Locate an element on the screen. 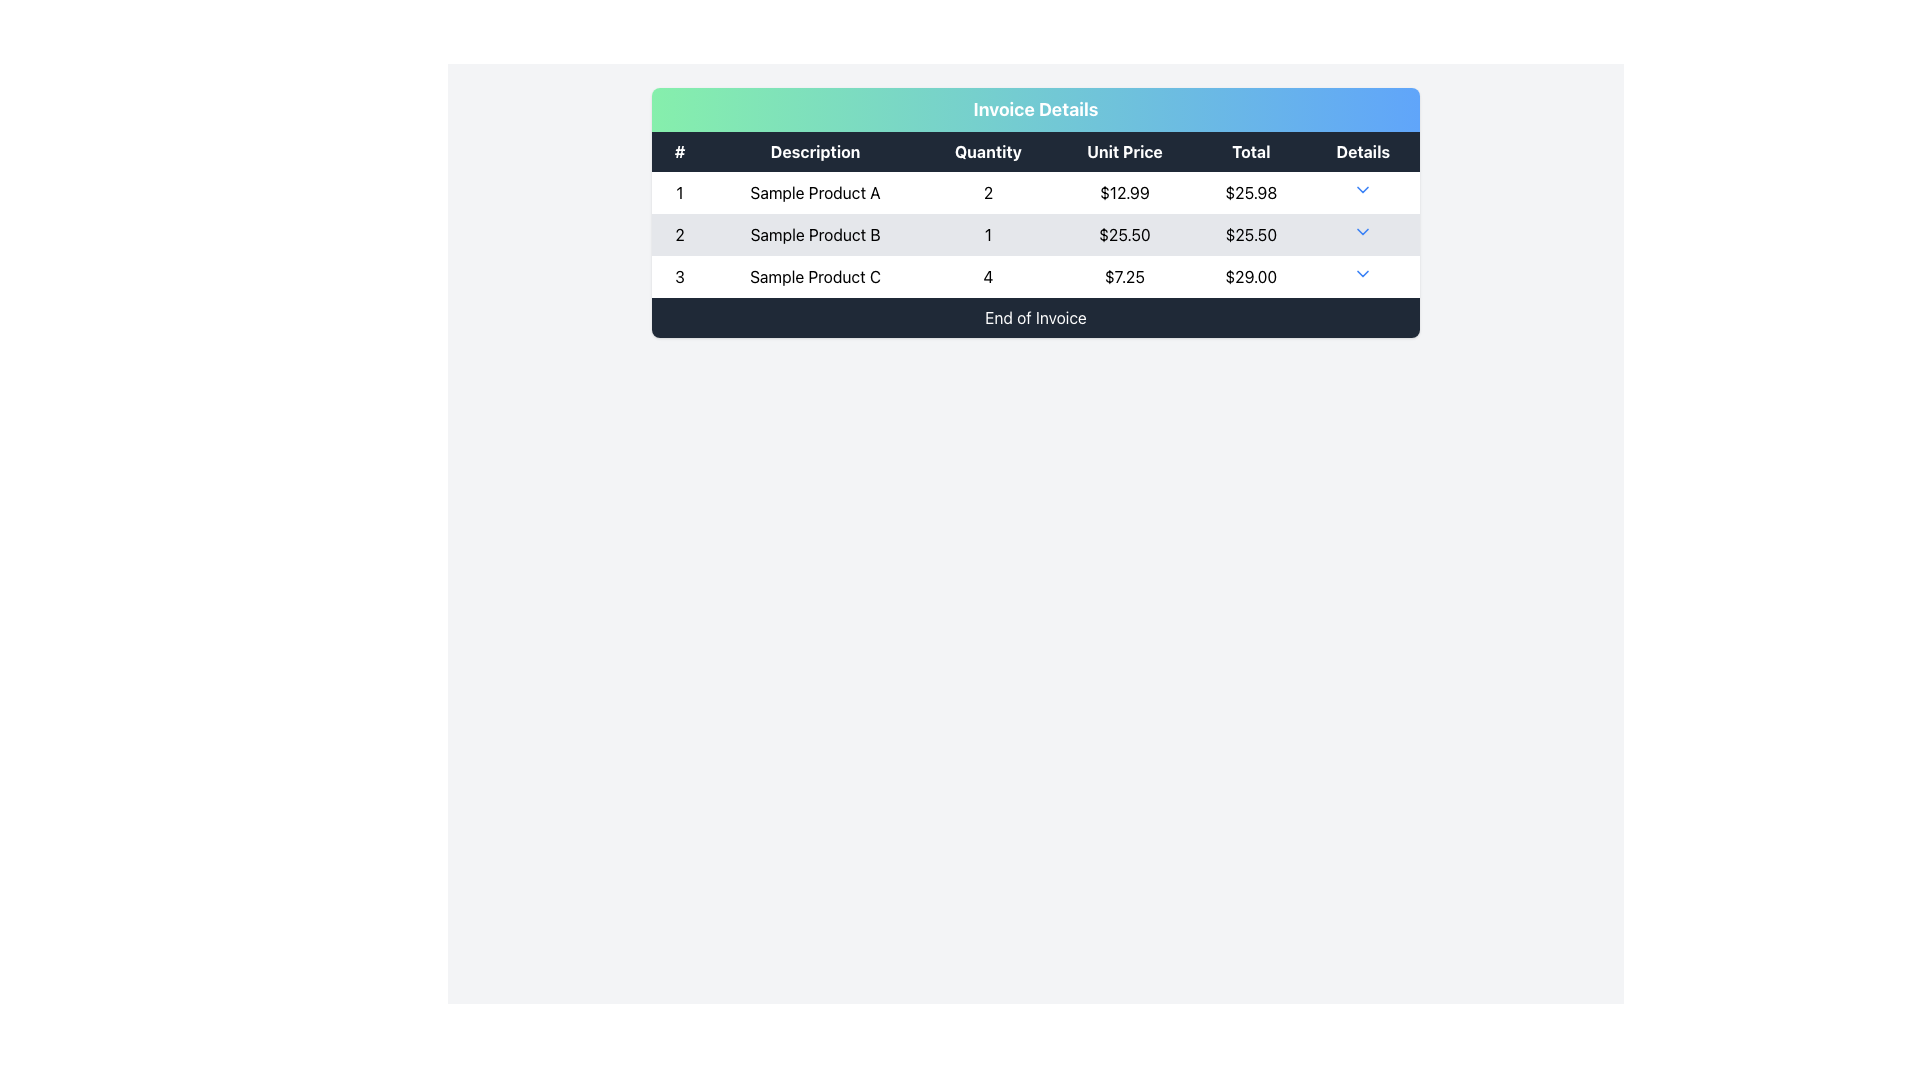 This screenshot has width=1920, height=1080. text of the total price label in the first data row of the table under the 'Total' column, which is horizontally aligned with the unit price '$12.99' and vertically aligned with 'Sample Product A' is located at coordinates (1250, 192).